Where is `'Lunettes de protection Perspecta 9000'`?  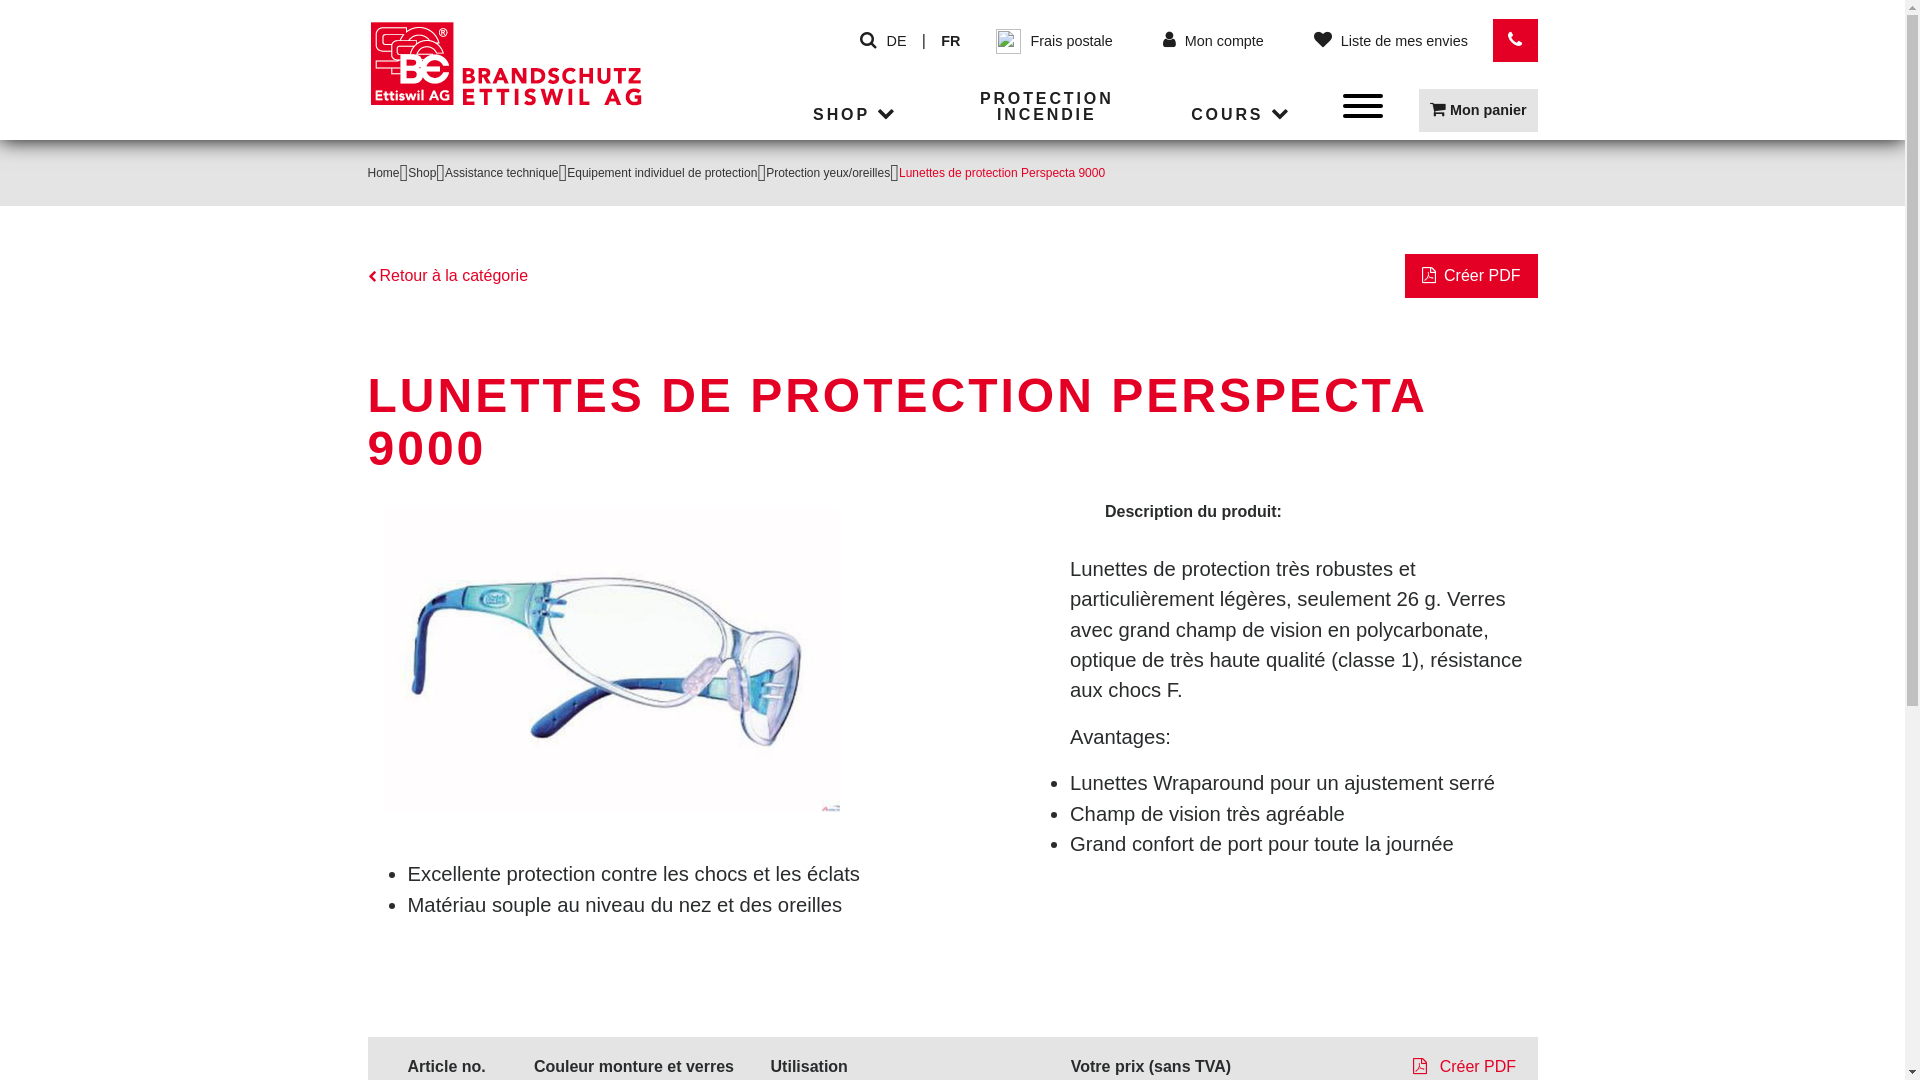
'Lunettes de protection Perspecta 9000' is located at coordinates (609, 659).